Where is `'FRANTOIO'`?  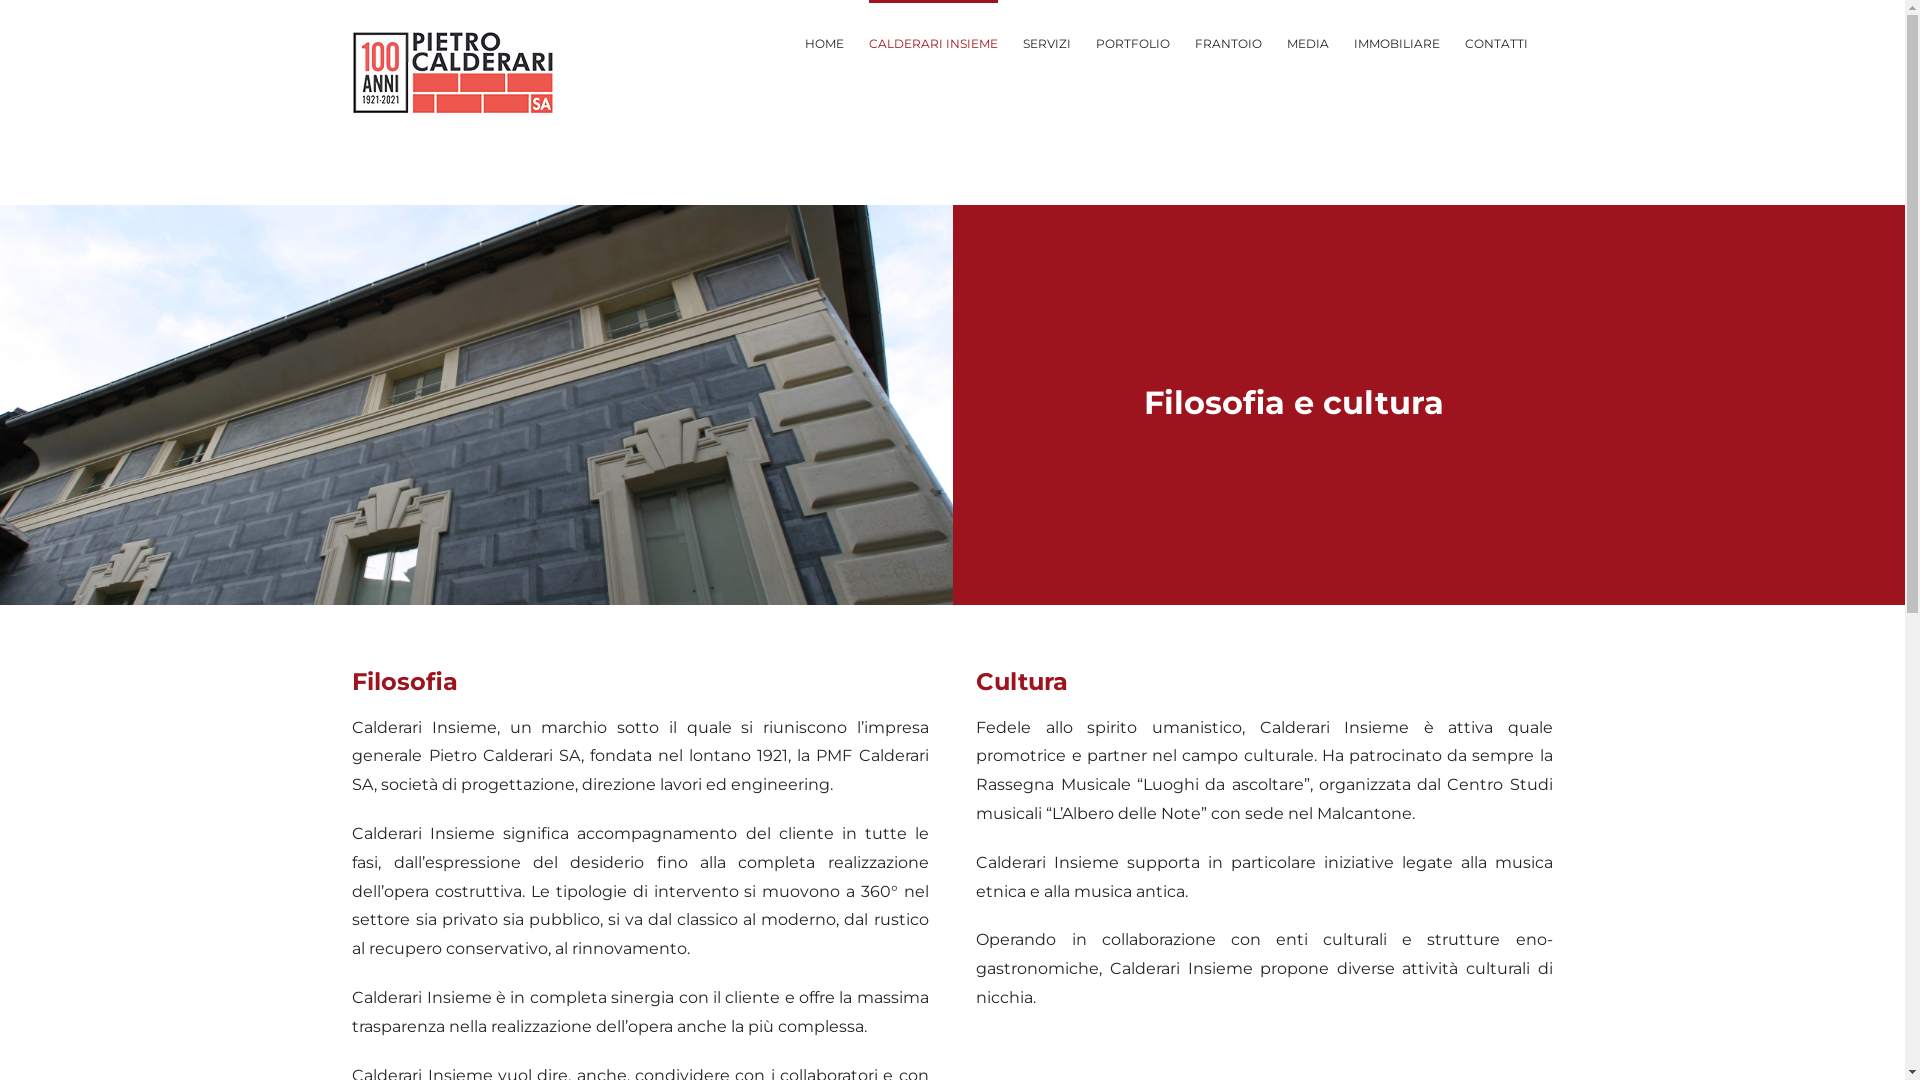 'FRANTOIO' is located at coordinates (1226, 42).